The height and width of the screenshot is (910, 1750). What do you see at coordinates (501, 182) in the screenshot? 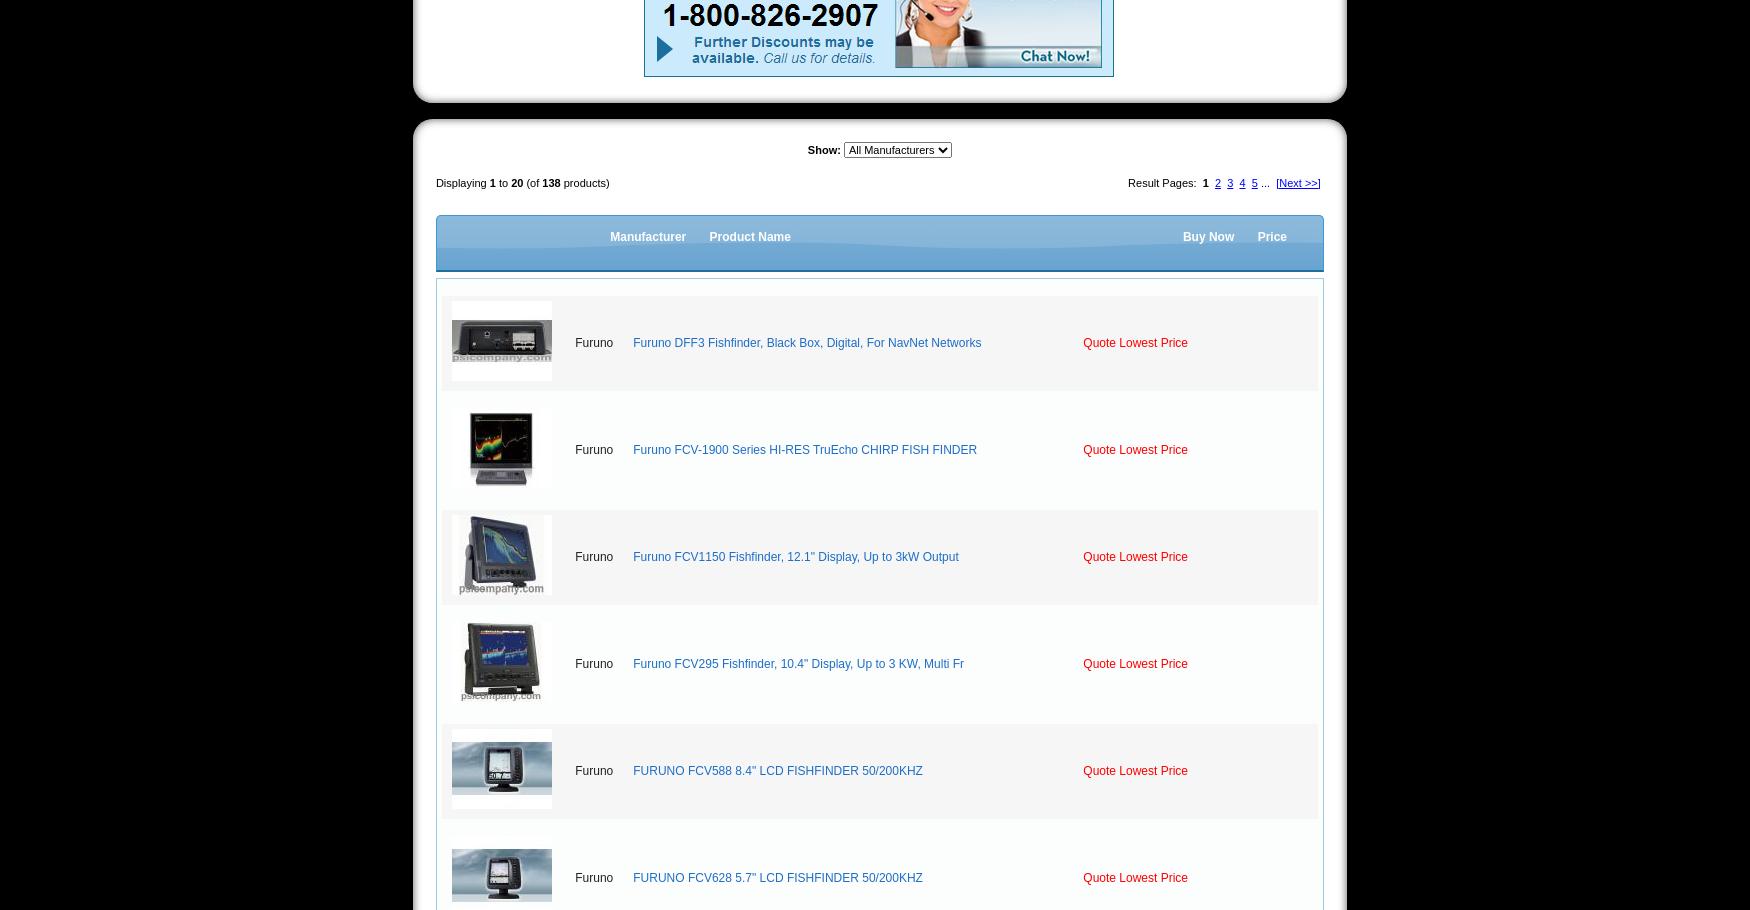
I see `'to'` at bounding box center [501, 182].